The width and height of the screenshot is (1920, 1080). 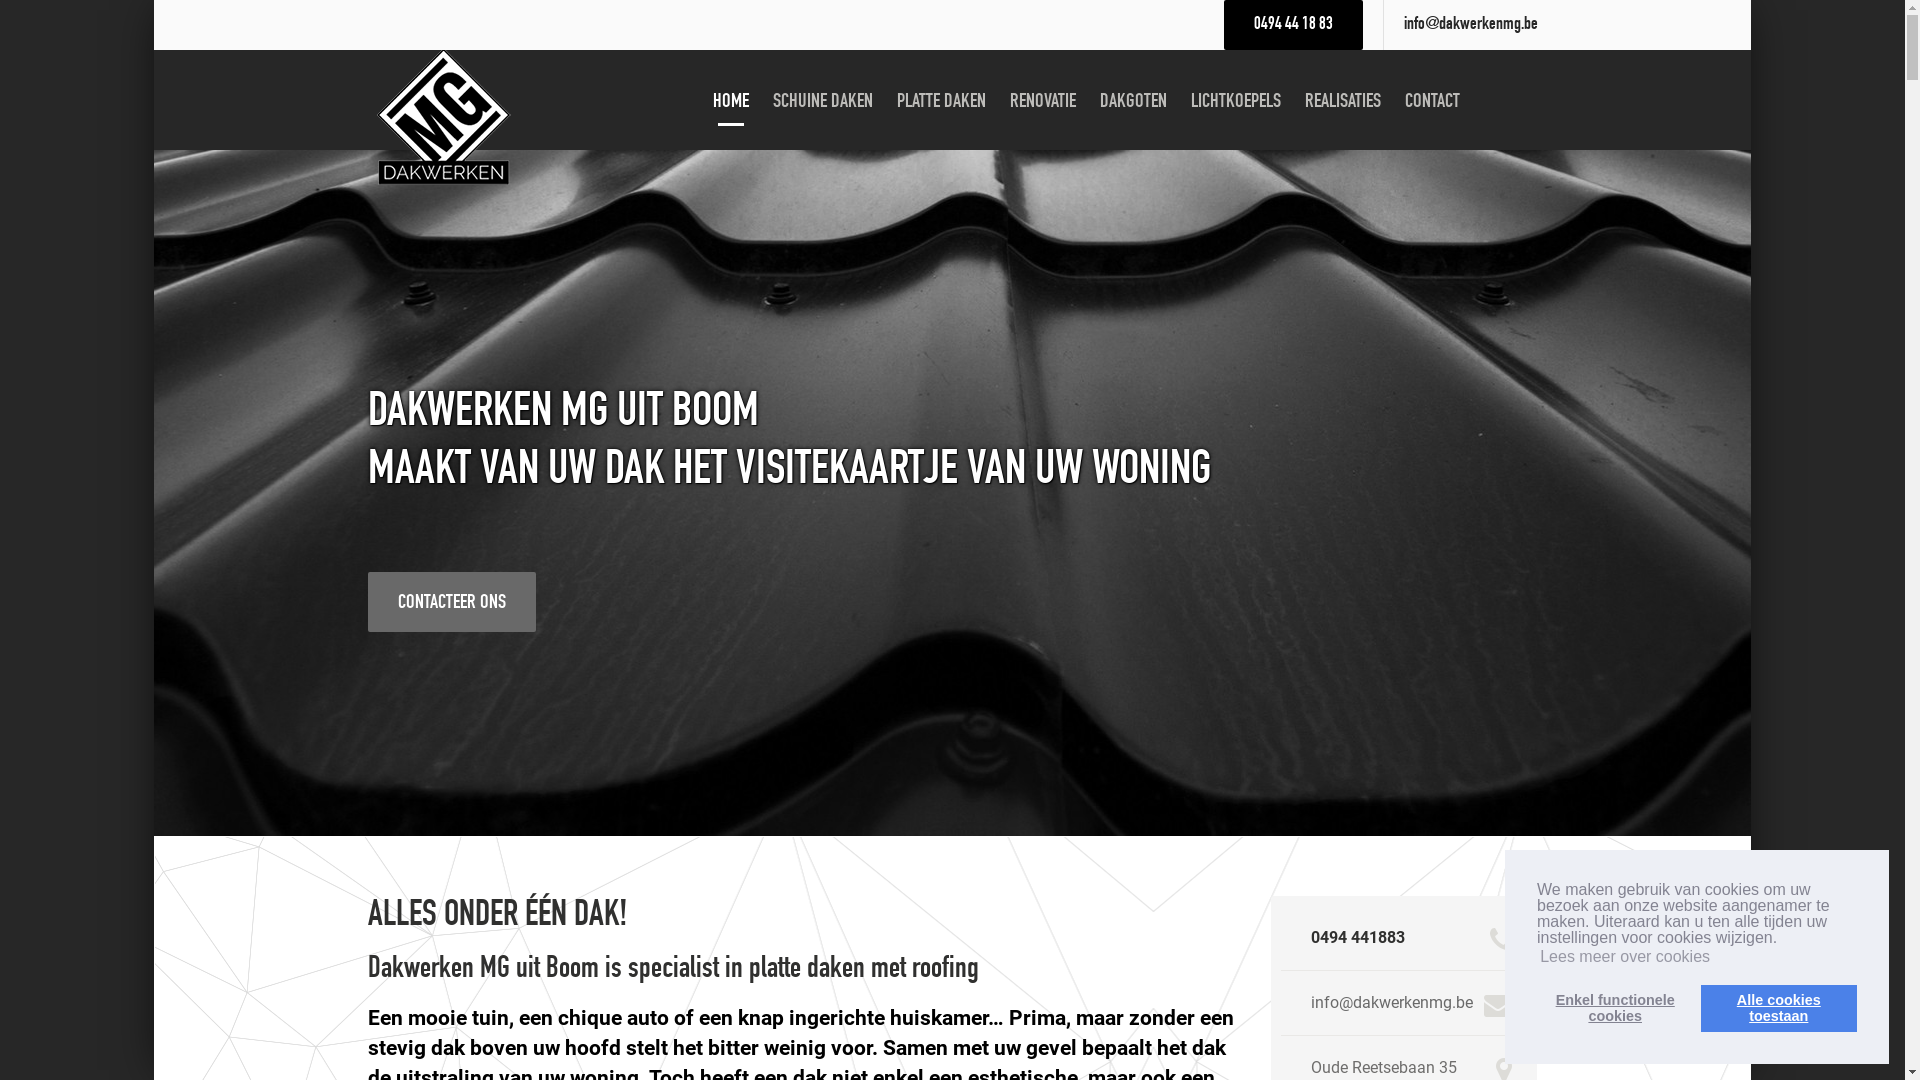 I want to click on 'info@dakwerkenmg.be', so click(x=1310, y=1002).